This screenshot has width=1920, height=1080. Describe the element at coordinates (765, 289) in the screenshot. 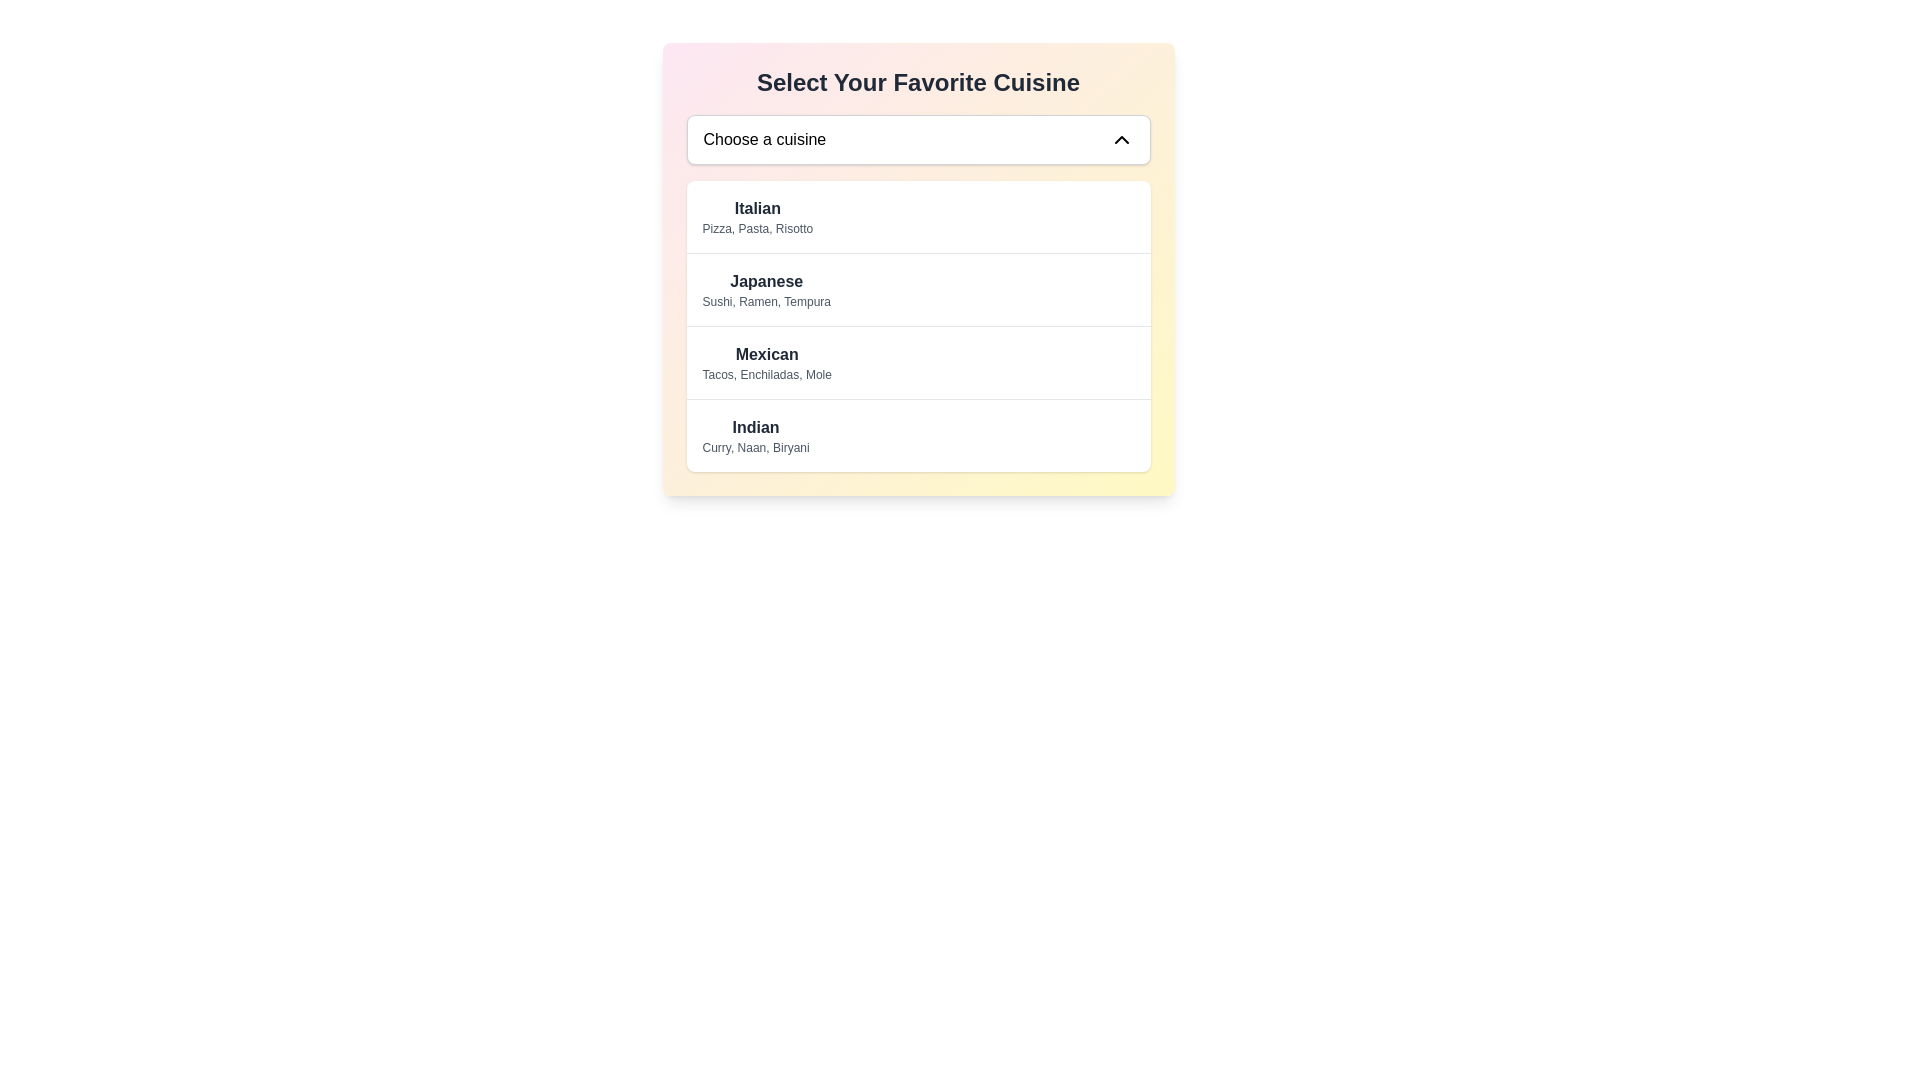

I see `the 'Japanese' cuisine category label in the dropdown menu` at that location.